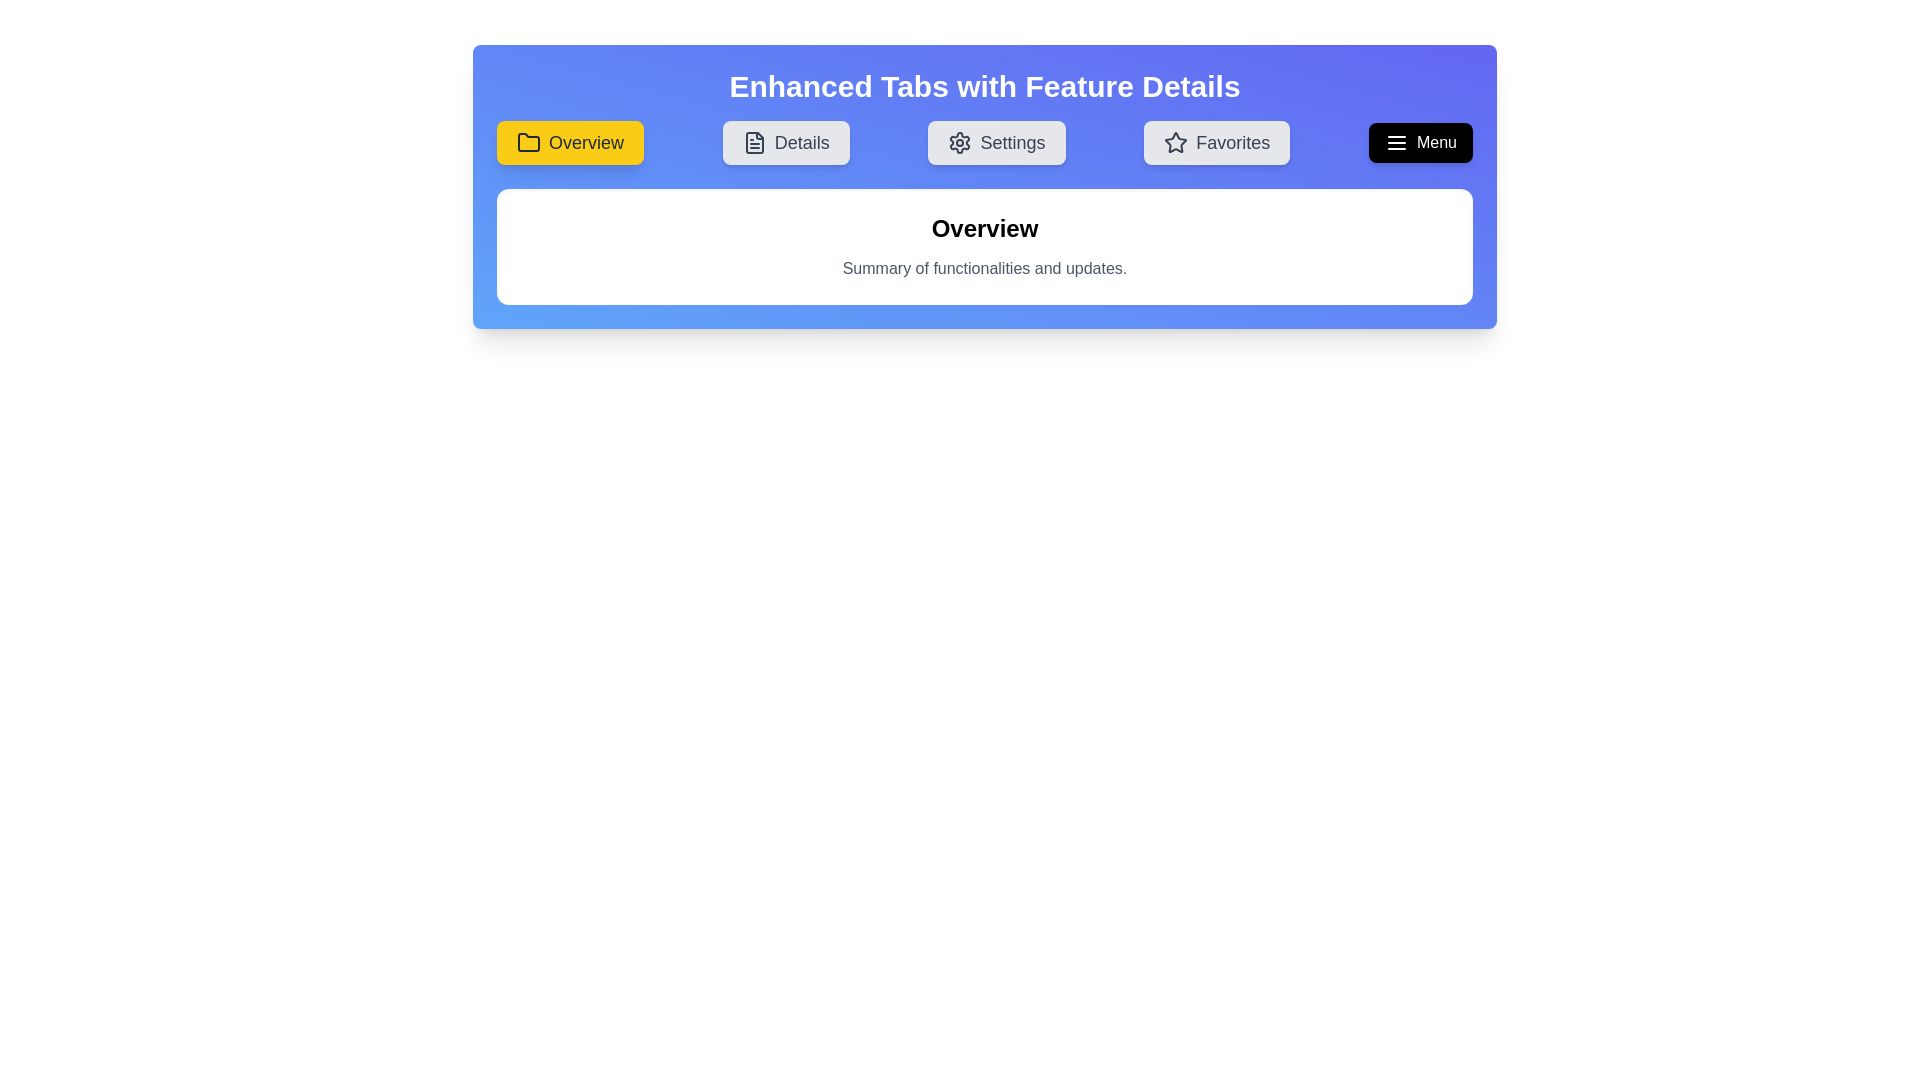 This screenshot has width=1920, height=1080. What do you see at coordinates (785, 141) in the screenshot?
I see `keyboard navigation` at bounding box center [785, 141].